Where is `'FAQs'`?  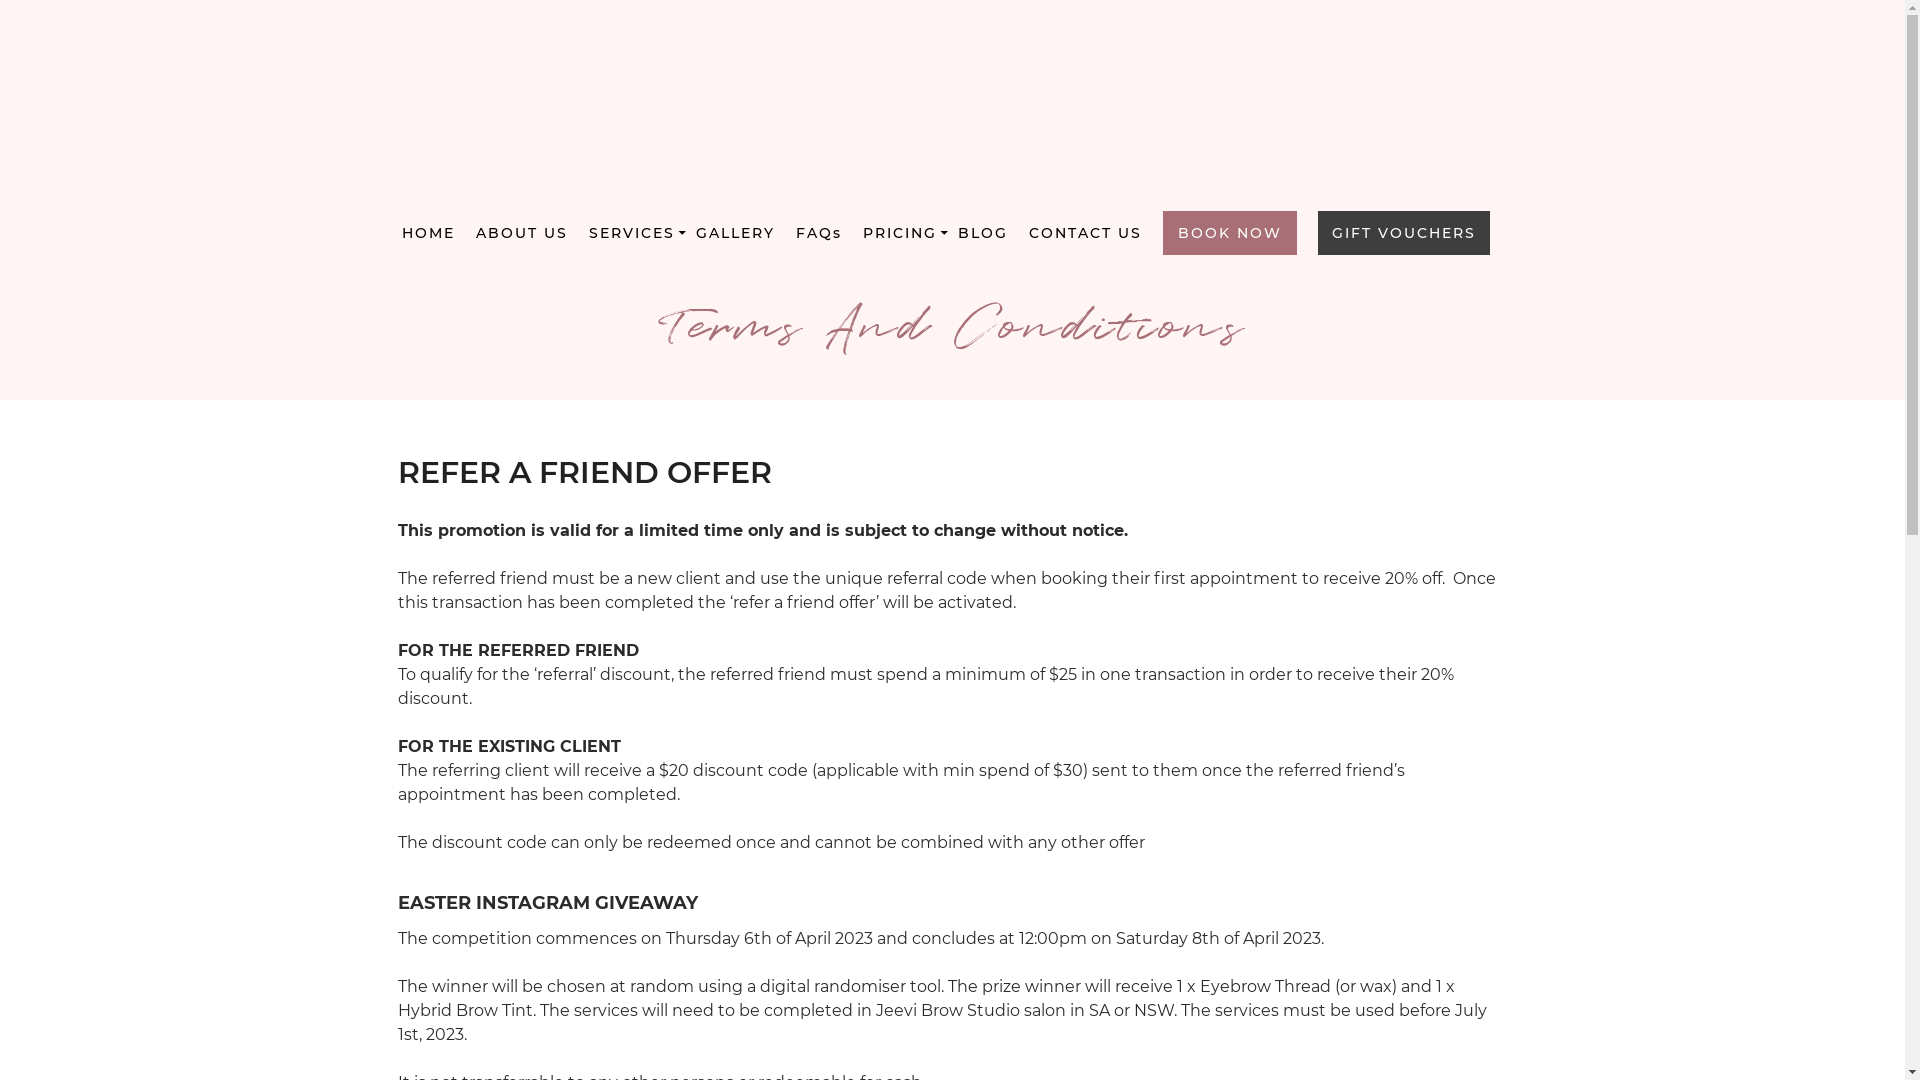 'FAQs' is located at coordinates (795, 231).